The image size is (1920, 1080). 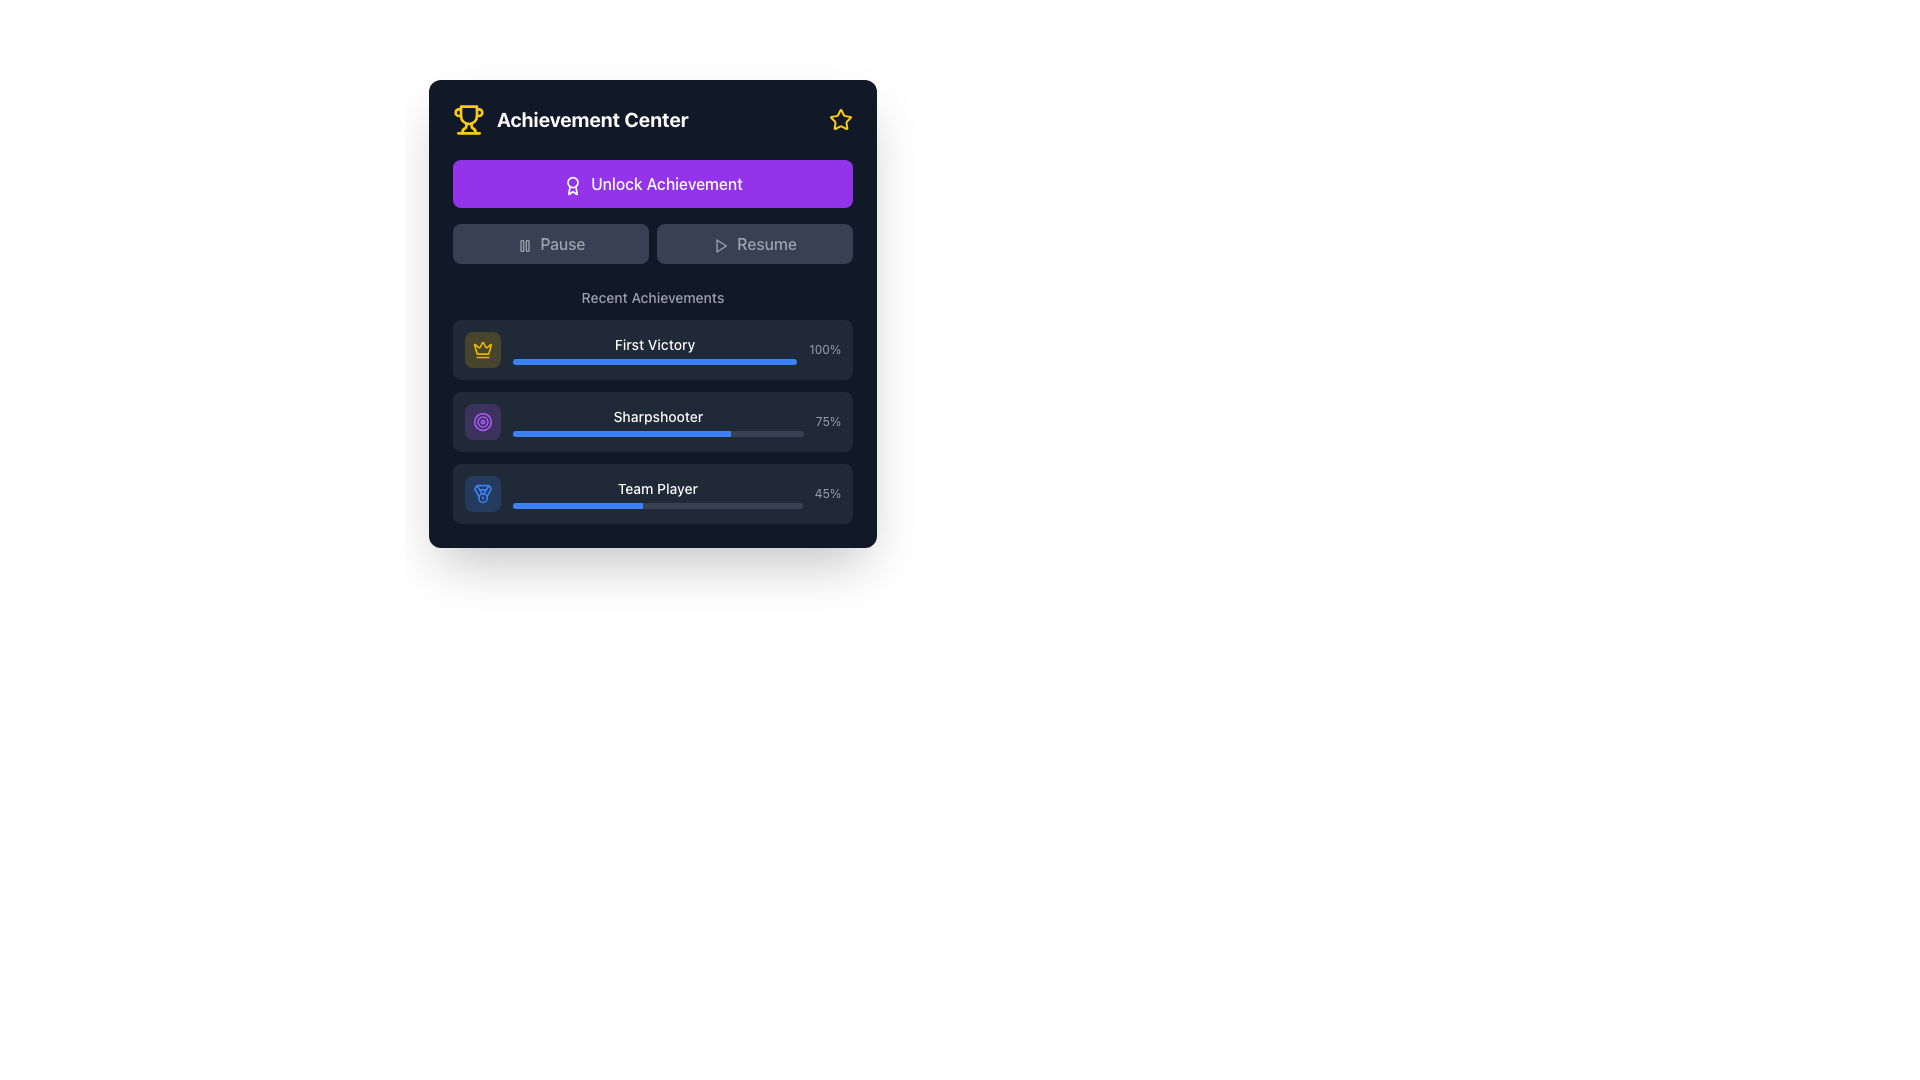 I want to click on the progress bar indicating 75% completion for the 'Sharpshooter' achievement, which is positioned below the 'Sharpshooter' text in the achievements list, so click(x=658, y=433).